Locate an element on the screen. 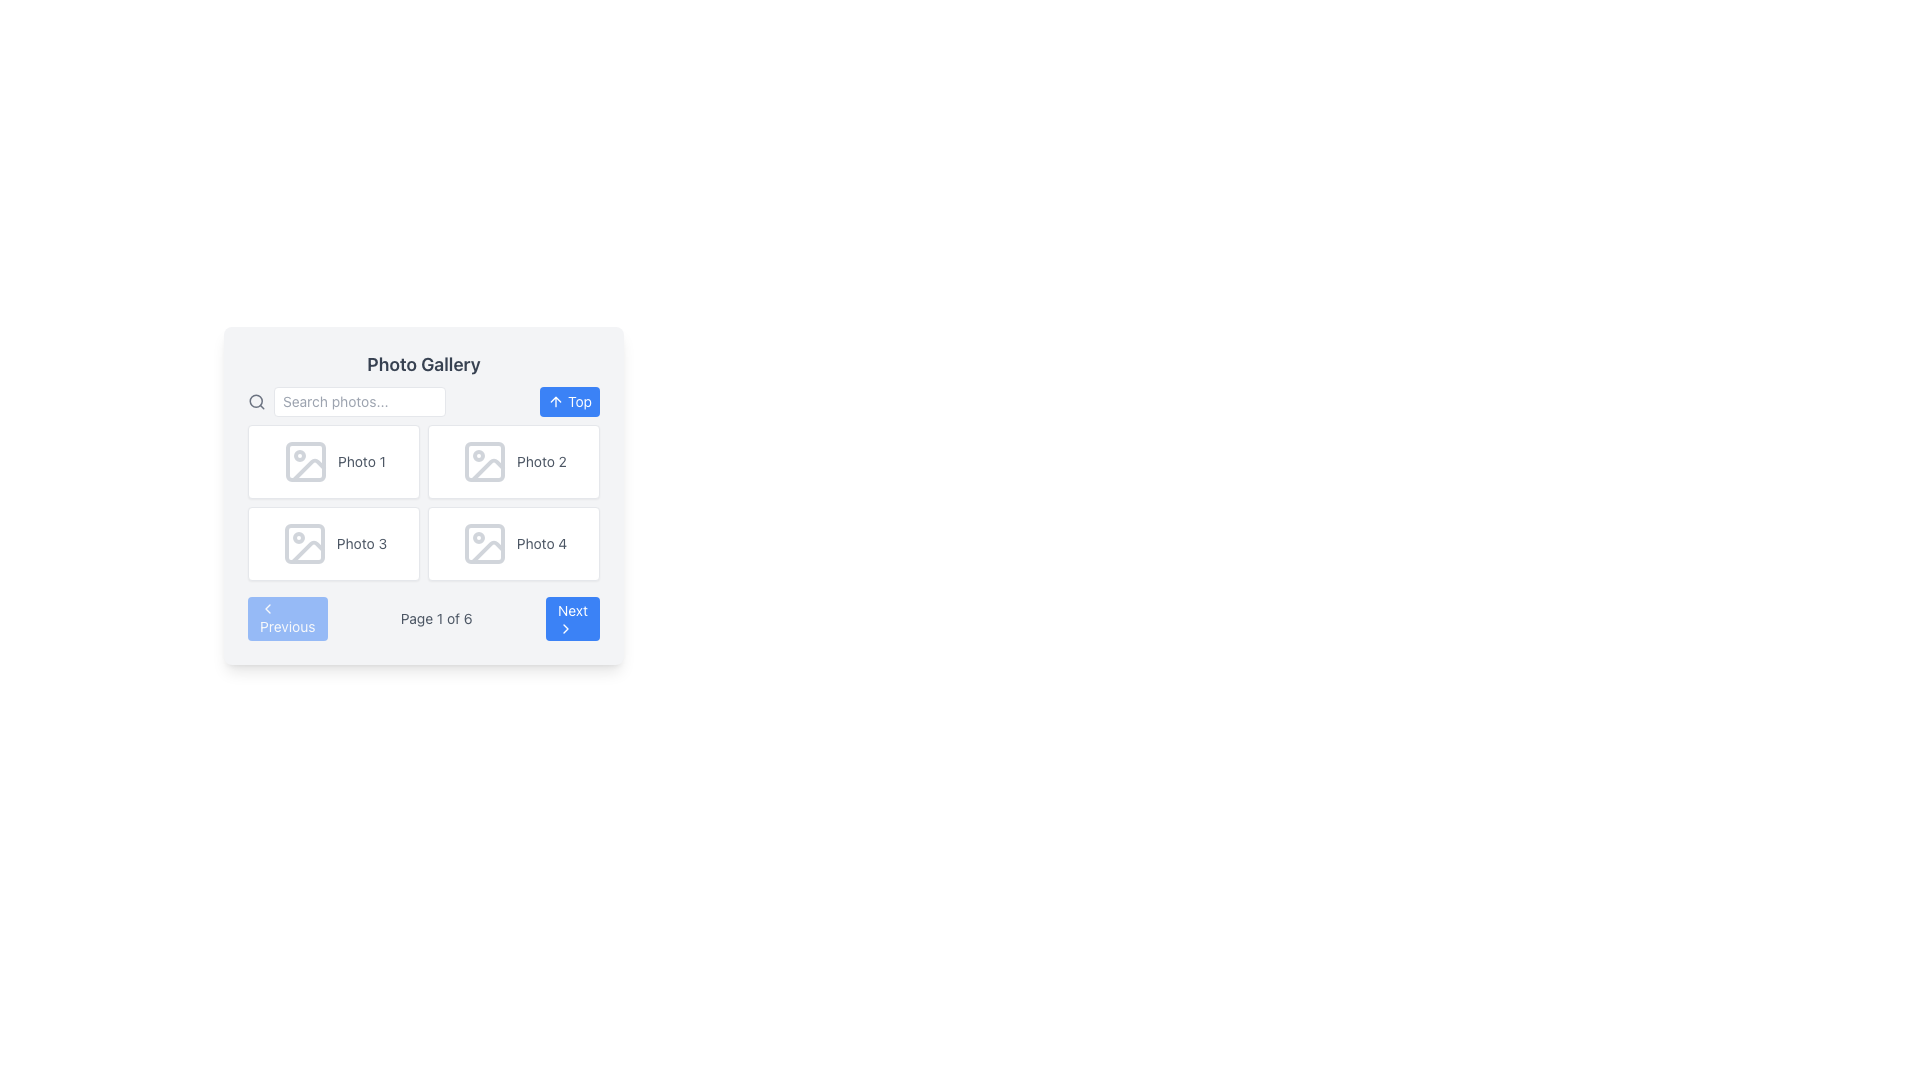 This screenshot has width=1920, height=1080. the scroll-to-top button located in the upper-right corner of the 'Photo Gallery' panel is located at coordinates (569, 401).